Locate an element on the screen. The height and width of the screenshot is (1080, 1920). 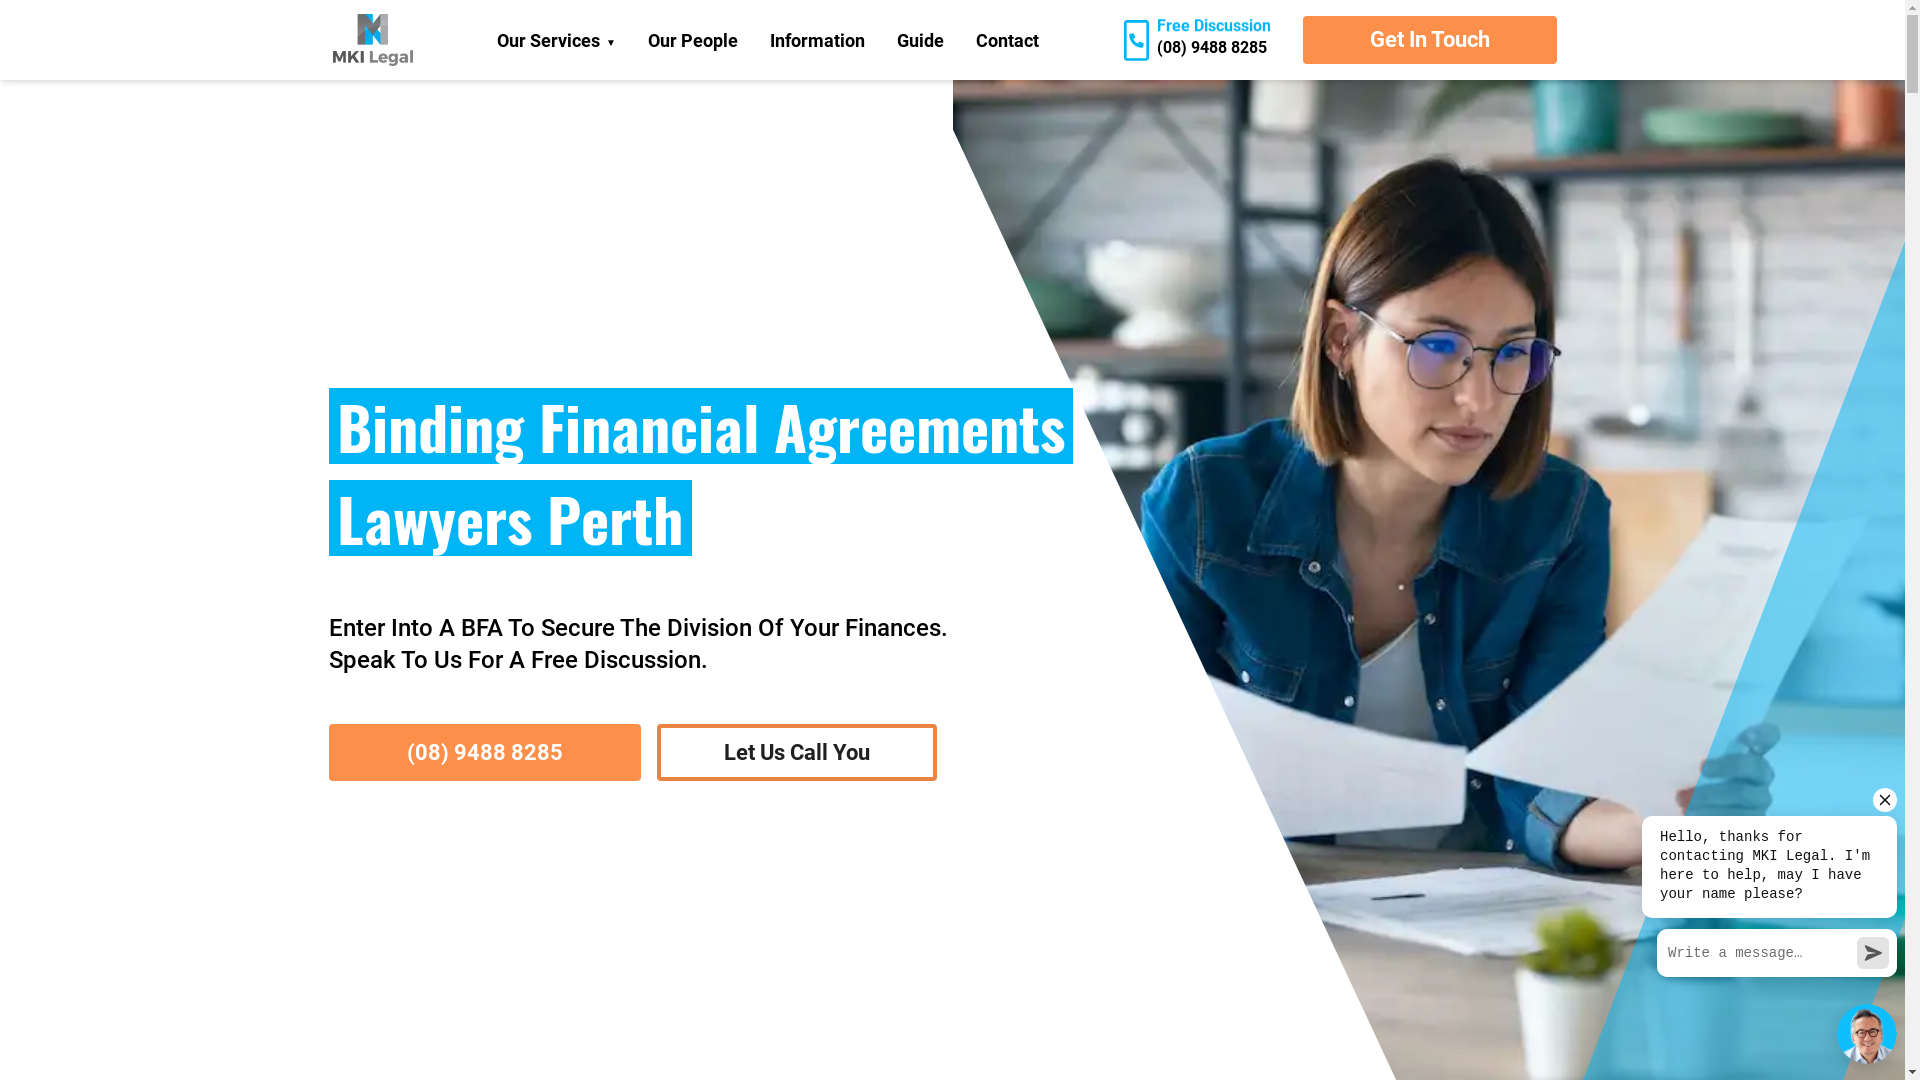
'Free Discussion is located at coordinates (1107, 40).